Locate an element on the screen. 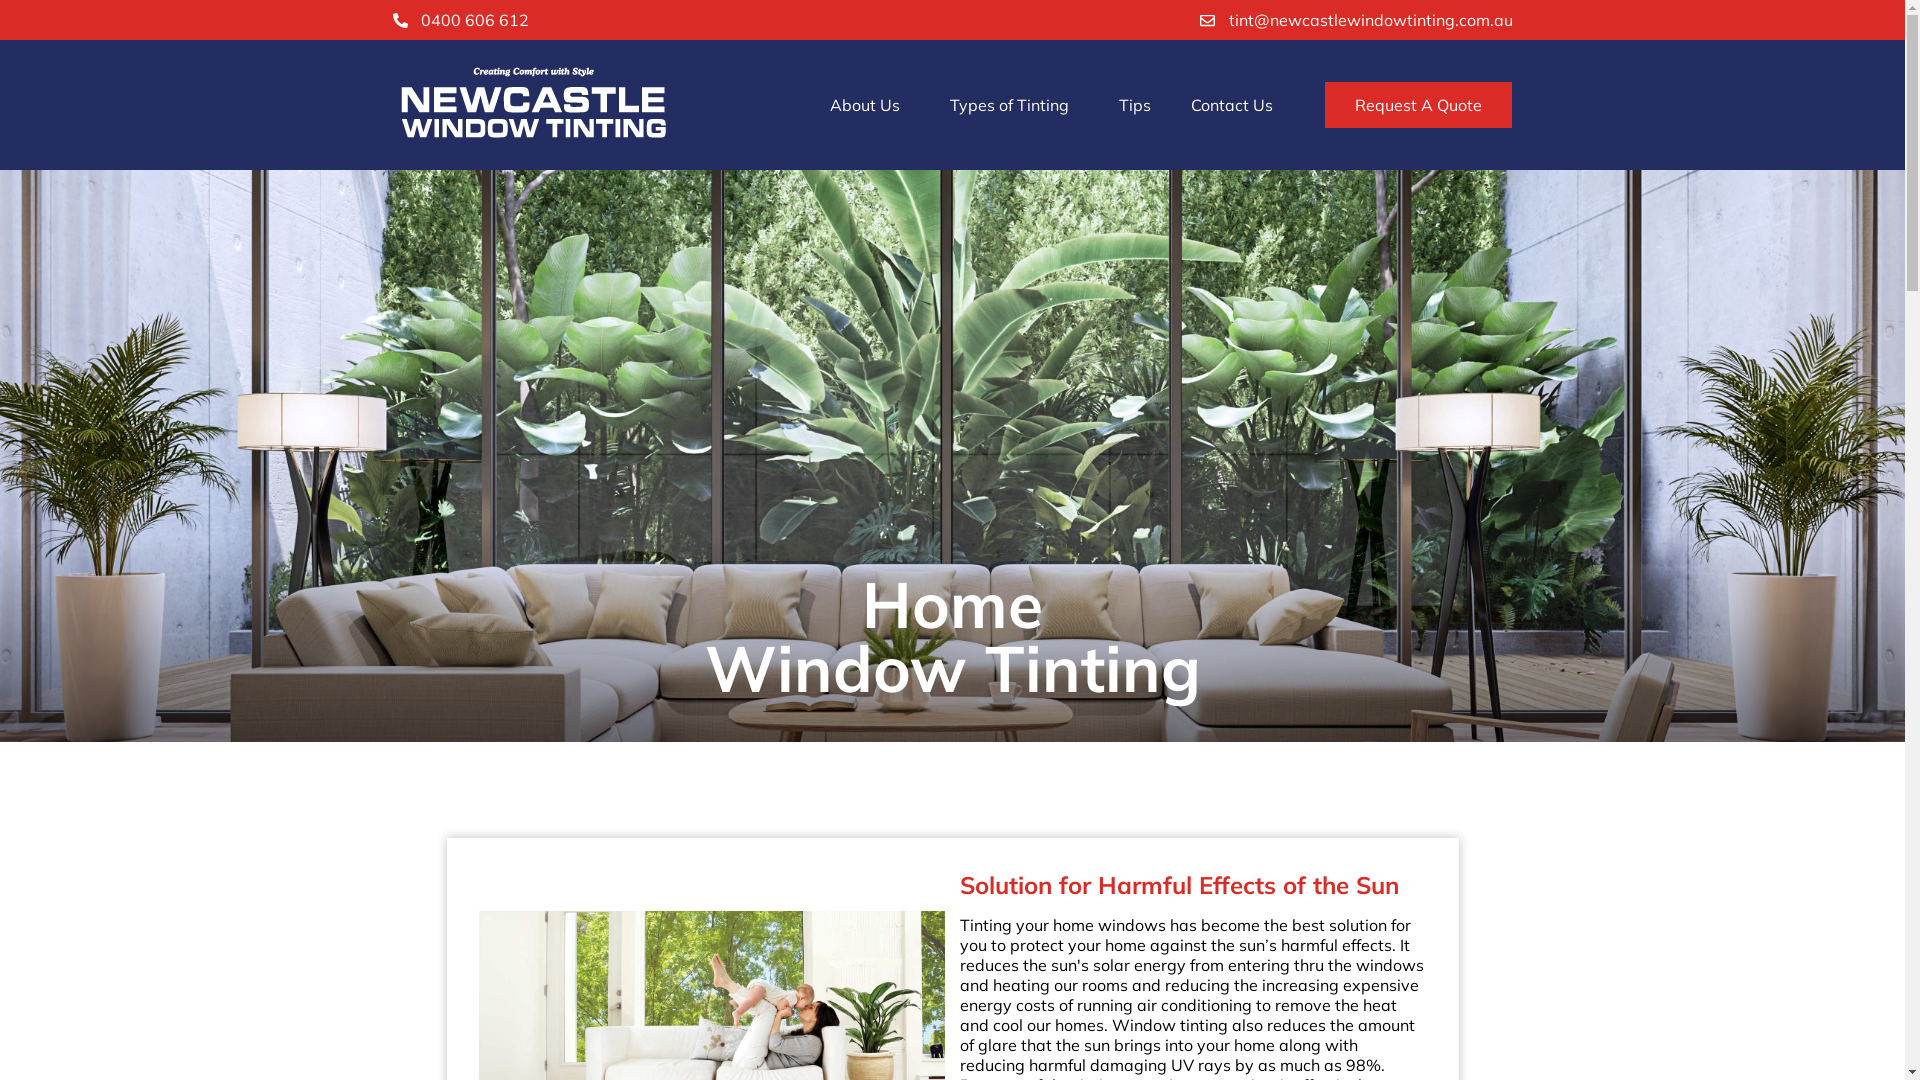 The width and height of the screenshot is (1920, 1080). 'Types of Tinting' is located at coordinates (929, 104).